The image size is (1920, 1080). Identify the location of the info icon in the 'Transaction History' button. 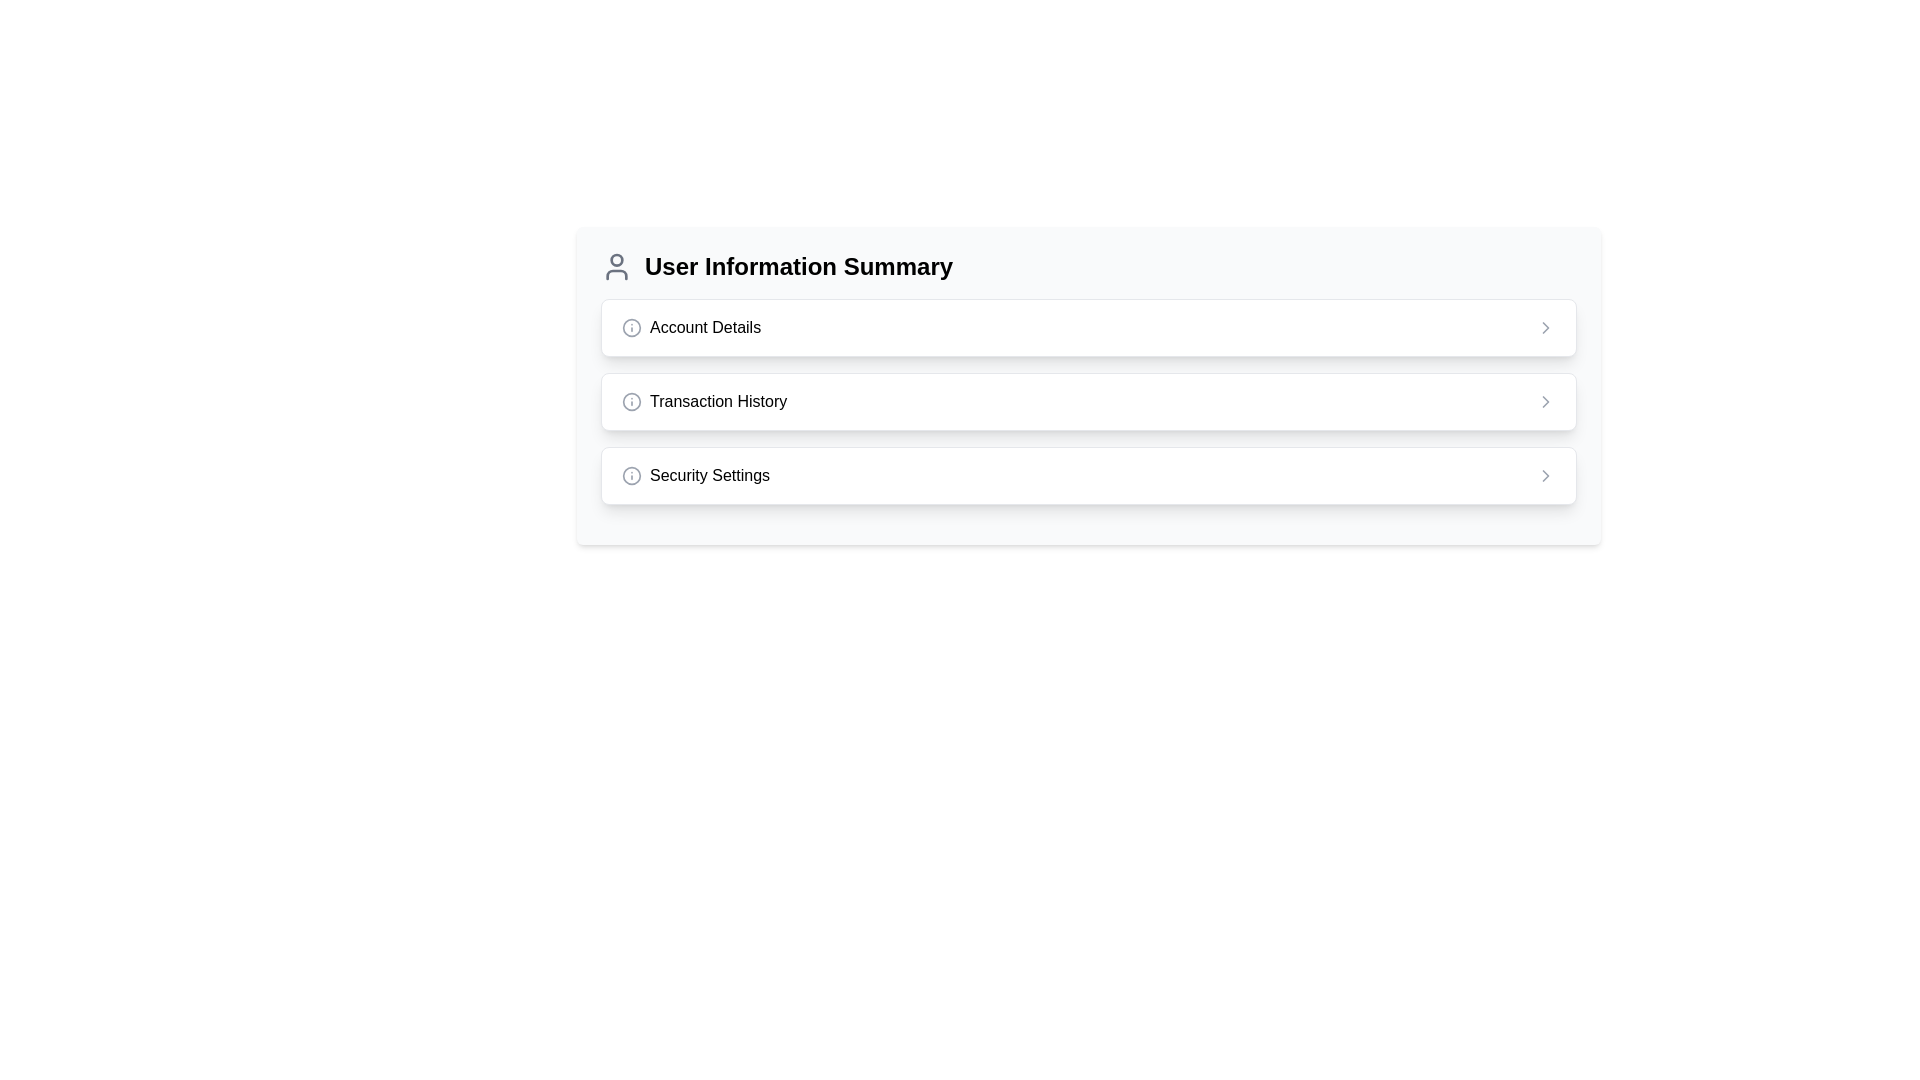
(704, 401).